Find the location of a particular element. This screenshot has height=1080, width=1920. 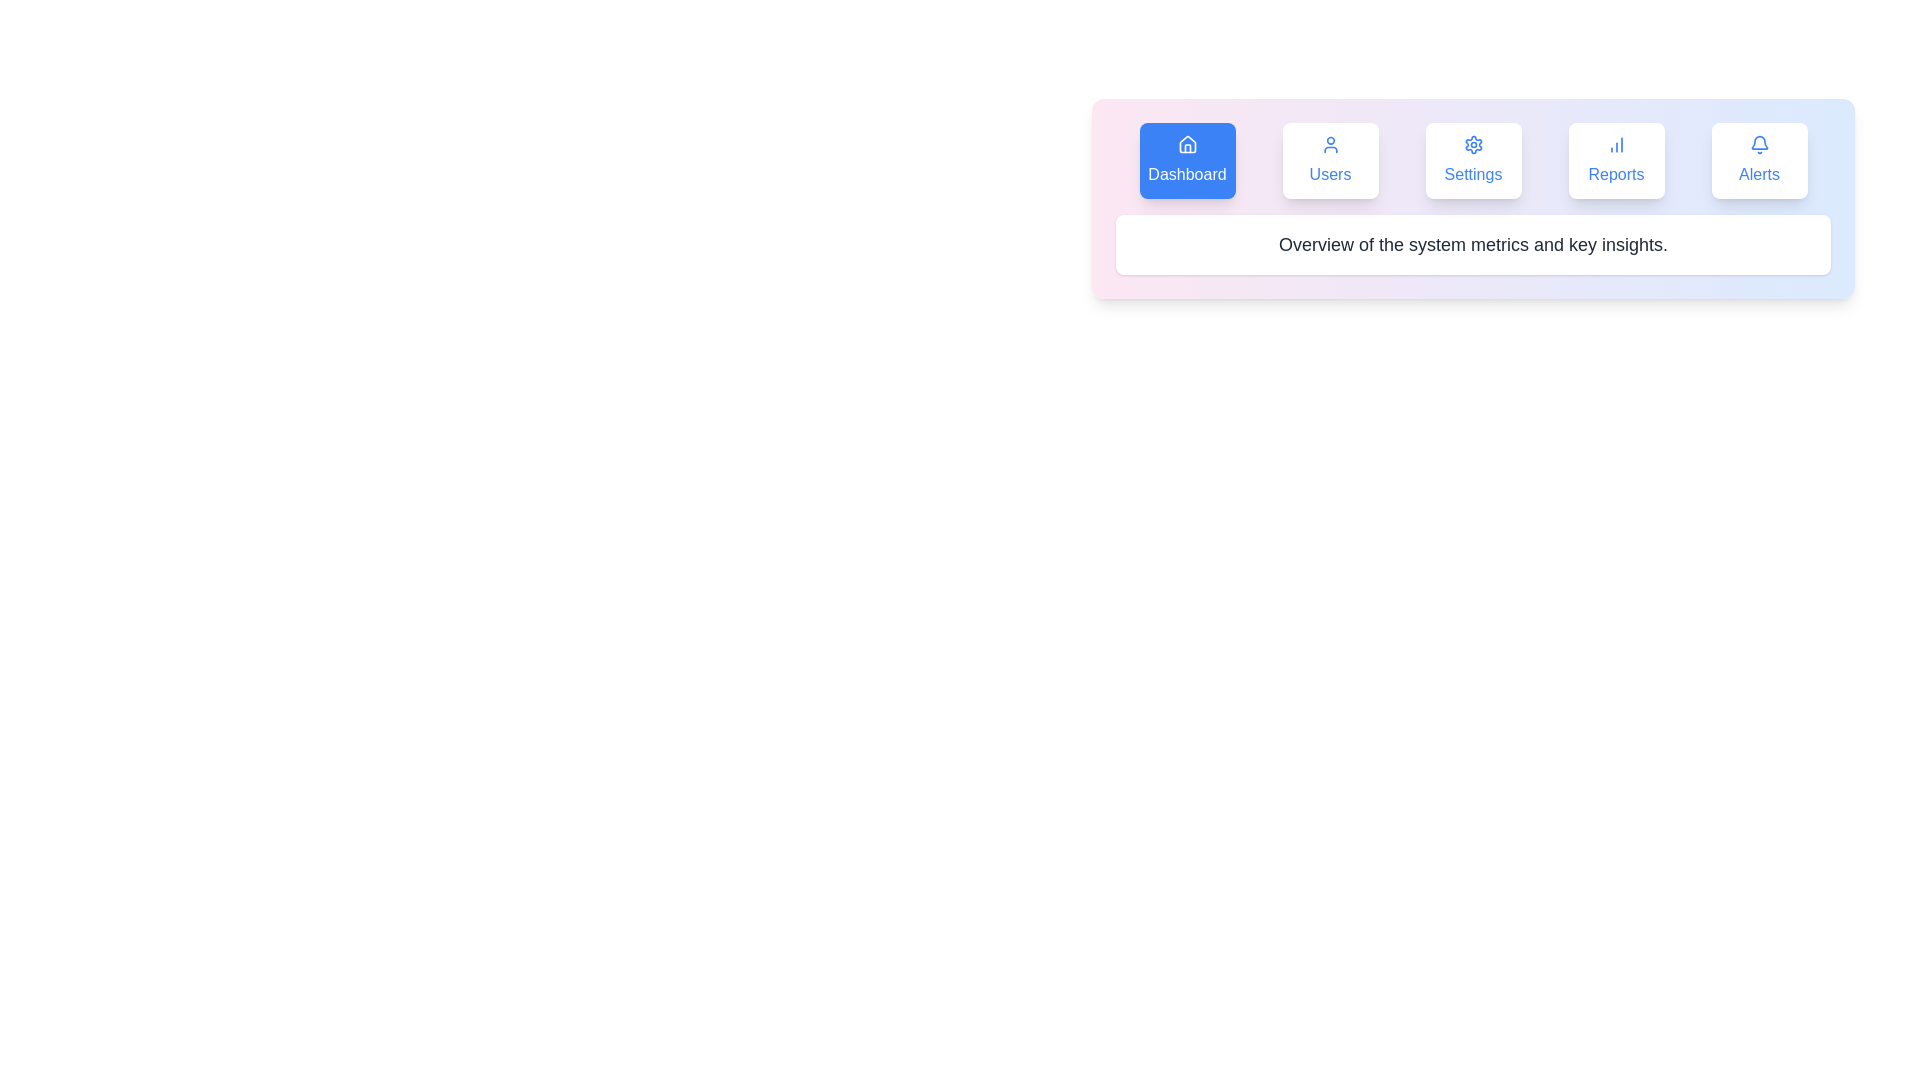

the 'Settings' button in the navigation bar is located at coordinates (1473, 160).